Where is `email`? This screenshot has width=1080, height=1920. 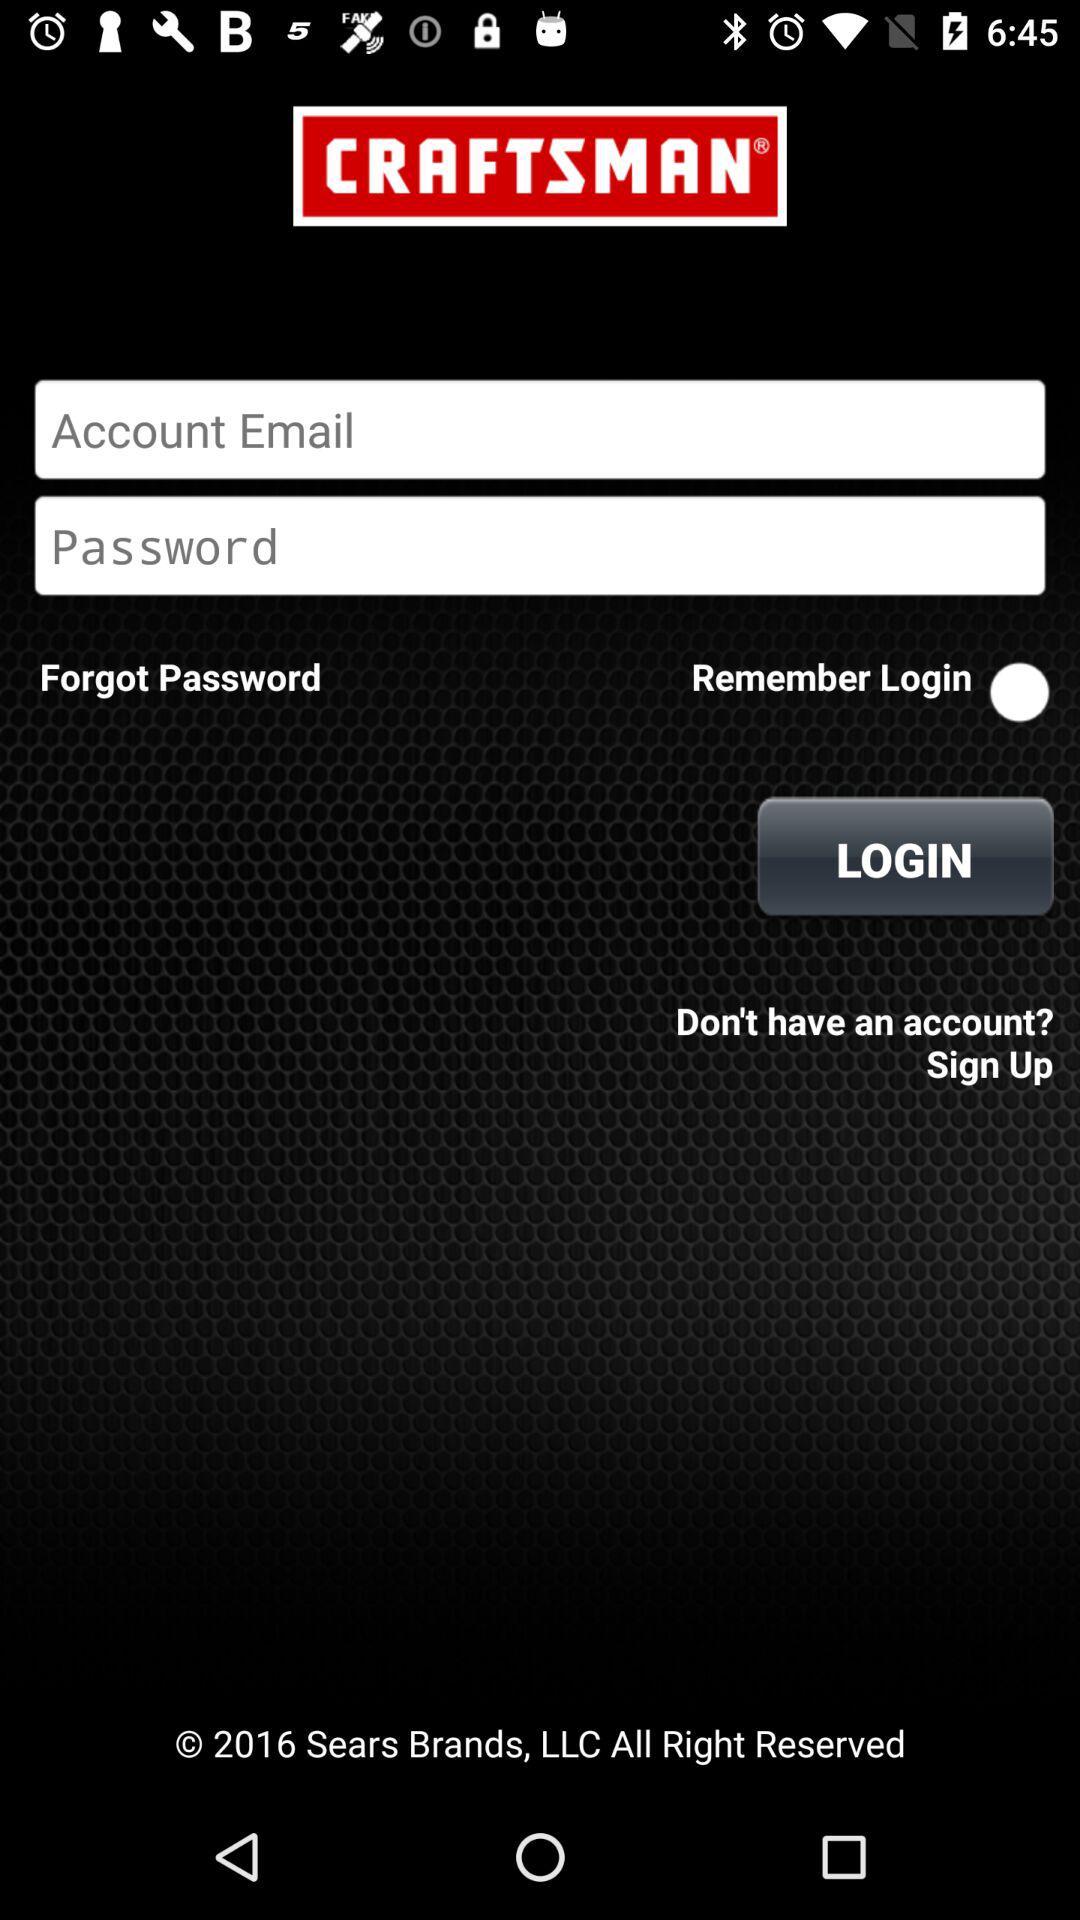 email is located at coordinates (540, 428).